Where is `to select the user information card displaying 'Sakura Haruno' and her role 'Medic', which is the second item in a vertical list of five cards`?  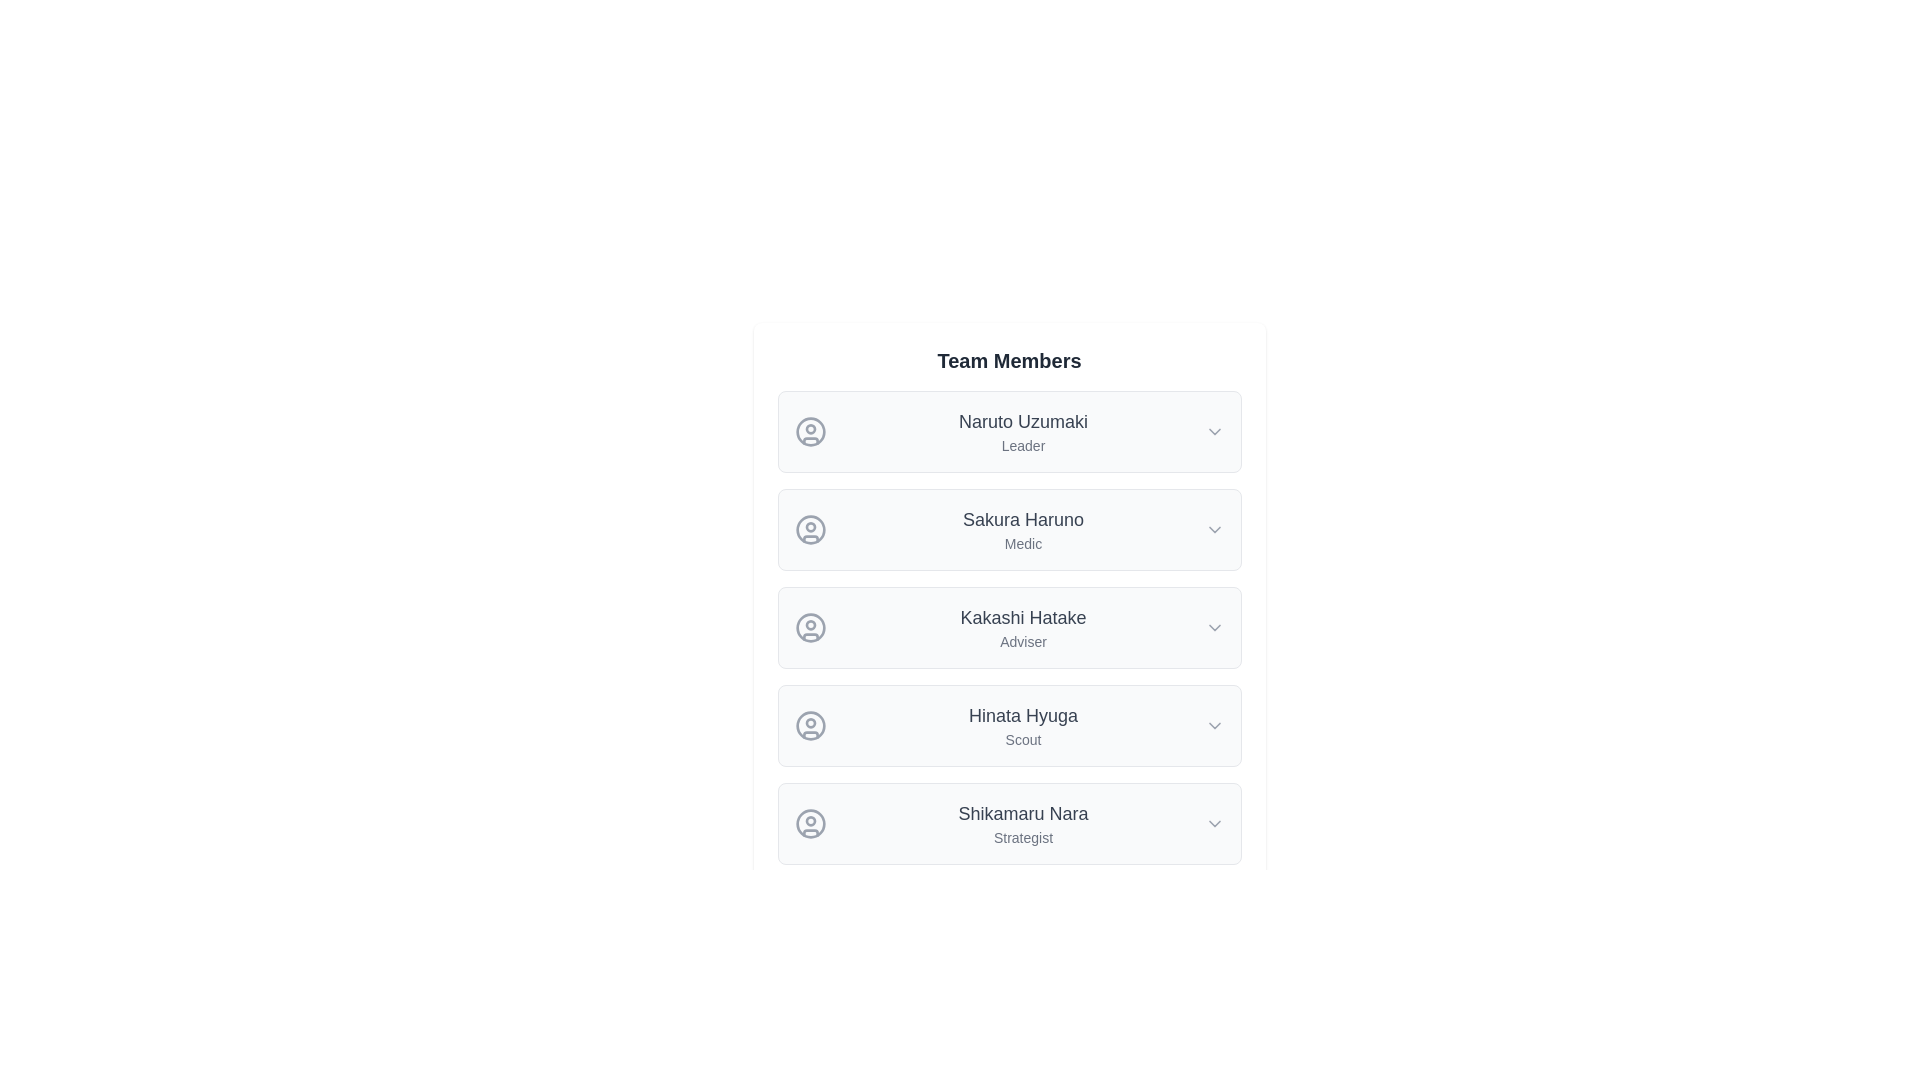 to select the user information card displaying 'Sakura Haruno' and her role 'Medic', which is the second item in a vertical list of five cards is located at coordinates (1009, 528).